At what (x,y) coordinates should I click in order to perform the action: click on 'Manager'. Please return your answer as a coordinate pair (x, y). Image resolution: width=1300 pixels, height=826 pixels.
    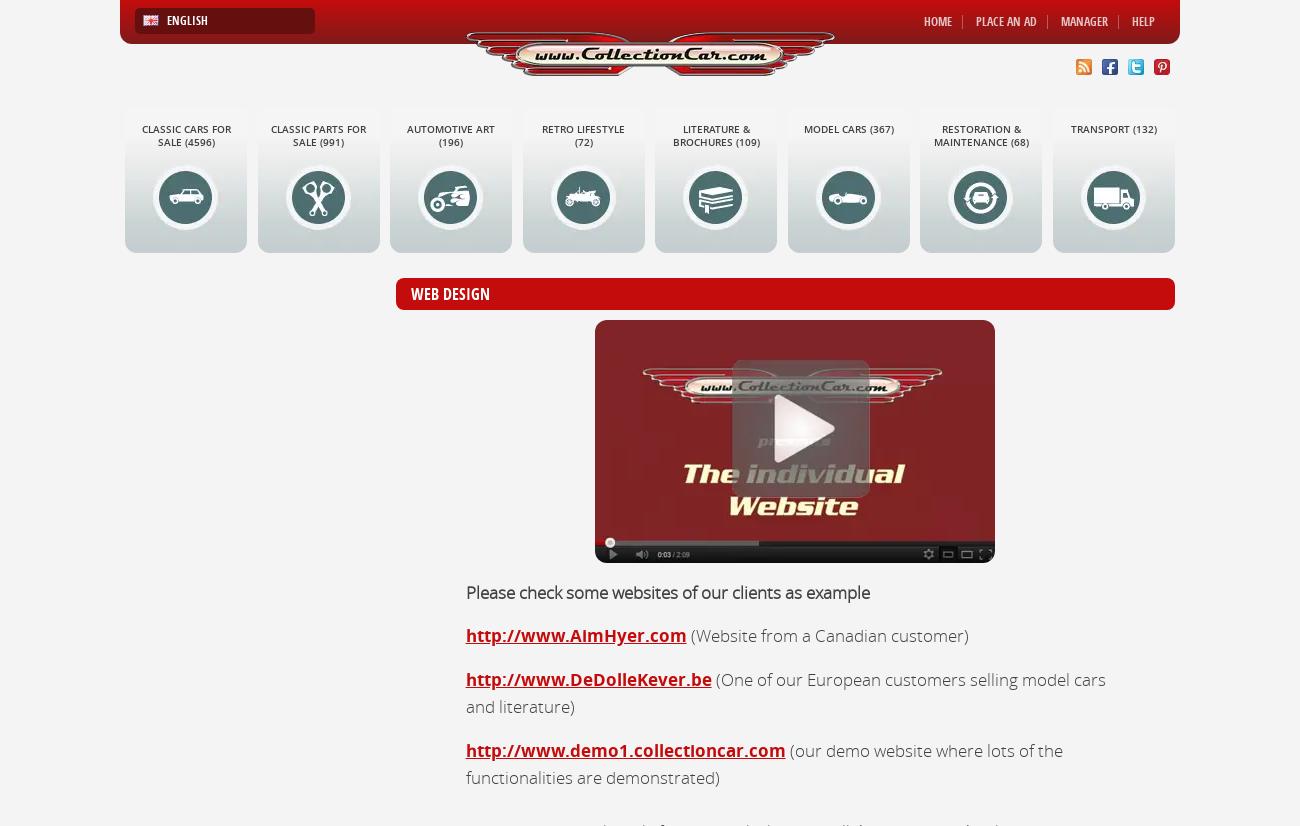
    Looking at the image, I should click on (1083, 21).